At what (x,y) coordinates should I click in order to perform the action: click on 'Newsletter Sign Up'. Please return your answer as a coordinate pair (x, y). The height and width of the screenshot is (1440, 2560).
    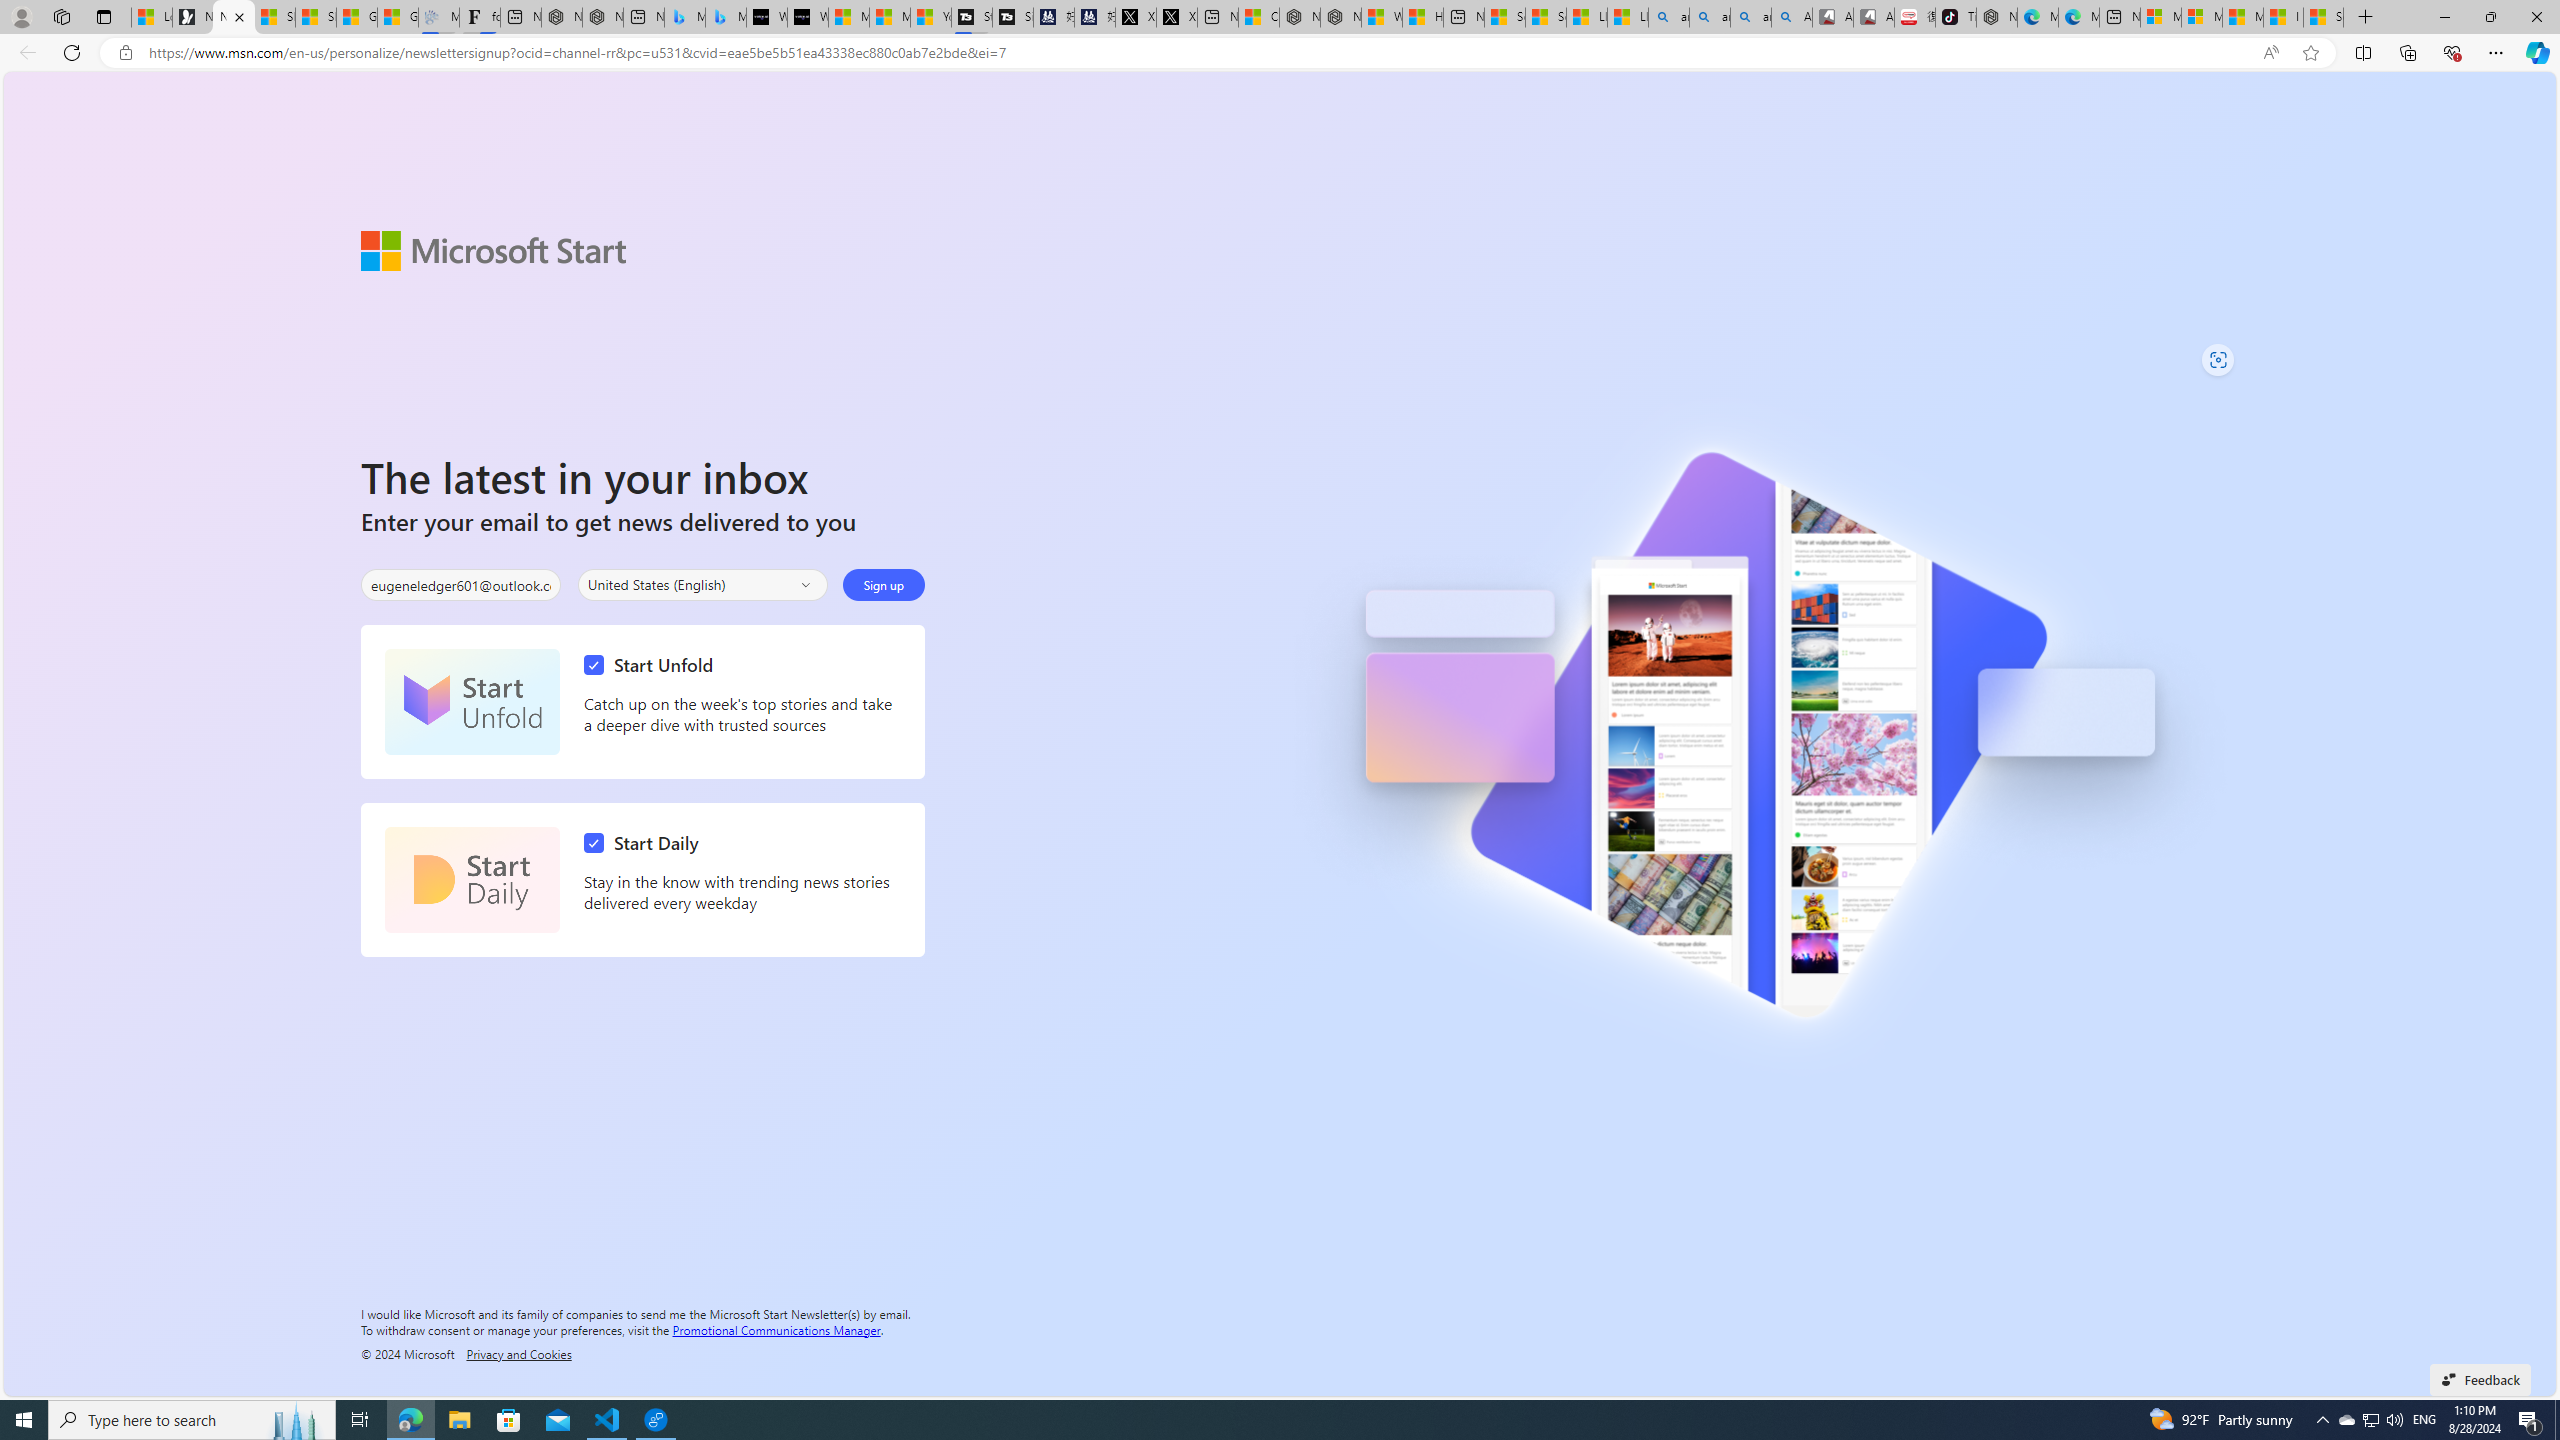
    Looking at the image, I should click on (233, 16).